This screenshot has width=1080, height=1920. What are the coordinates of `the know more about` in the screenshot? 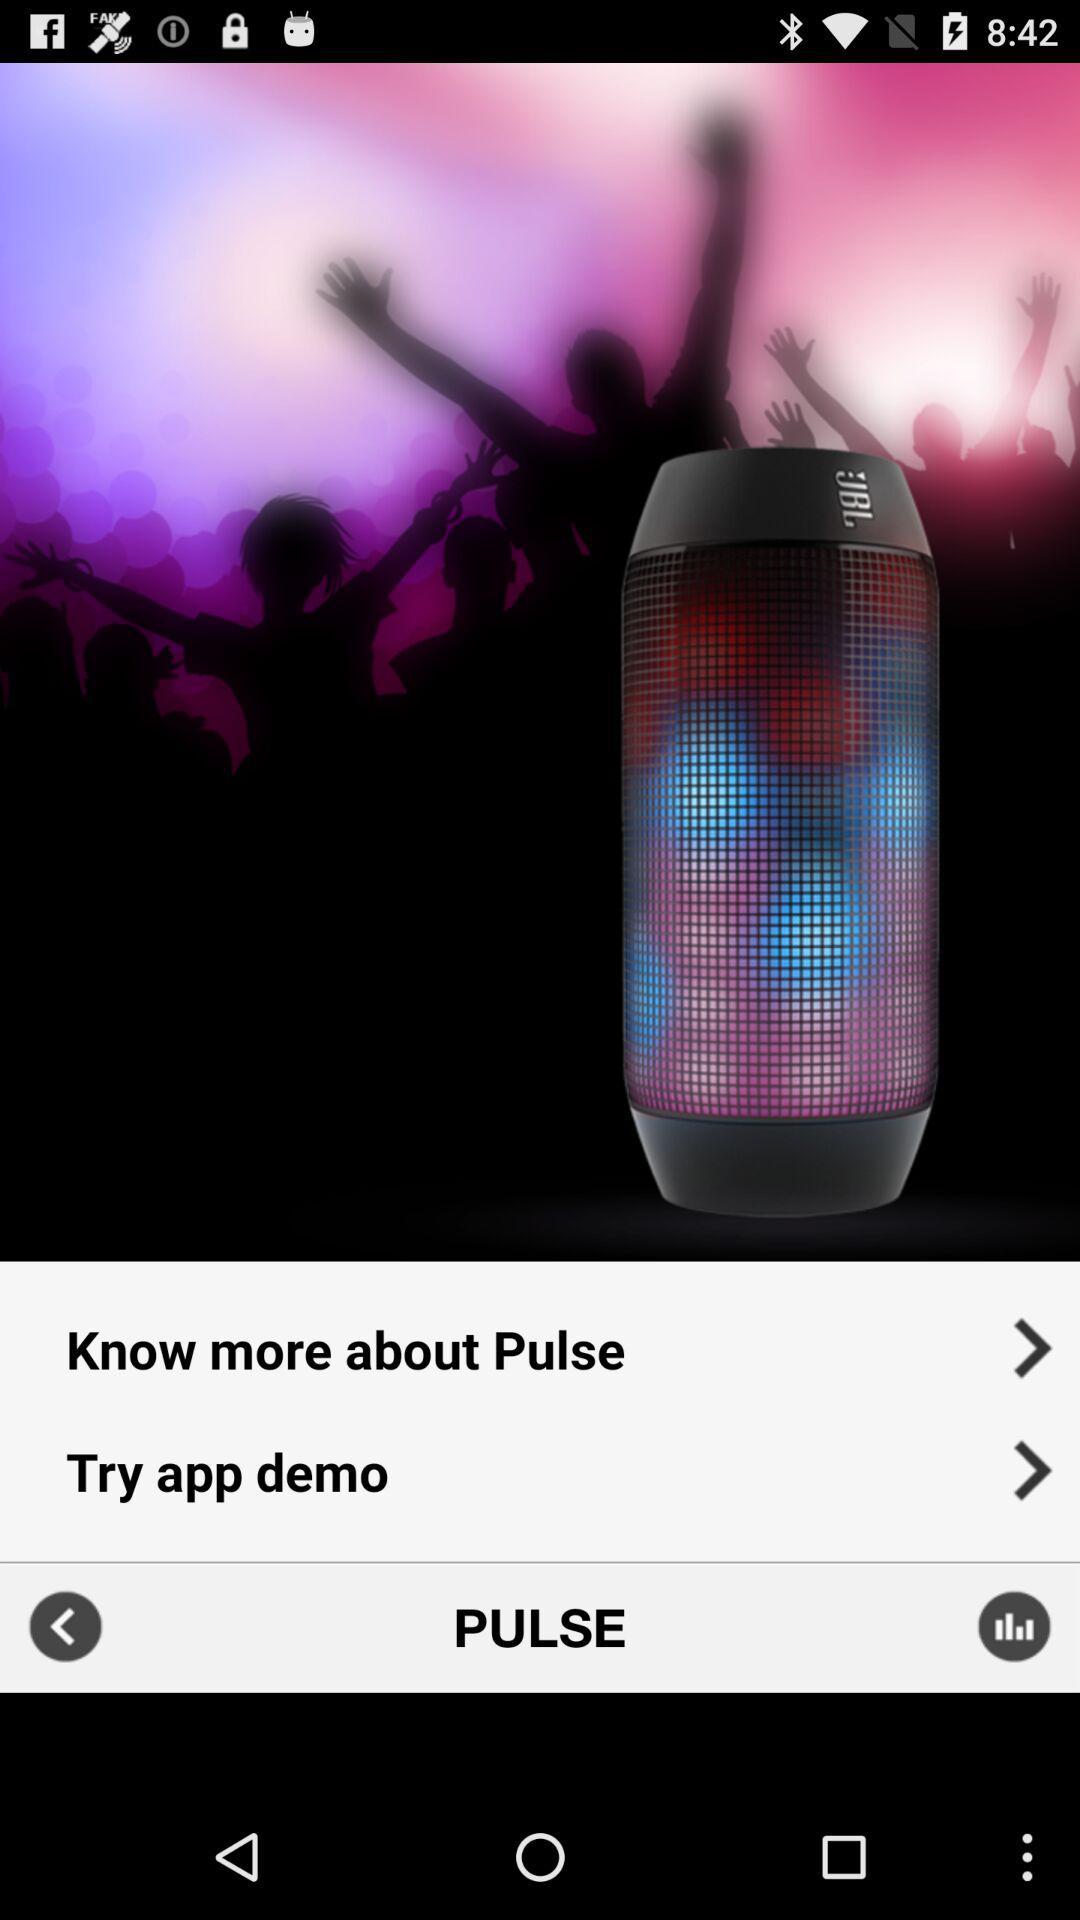 It's located at (540, 1335).